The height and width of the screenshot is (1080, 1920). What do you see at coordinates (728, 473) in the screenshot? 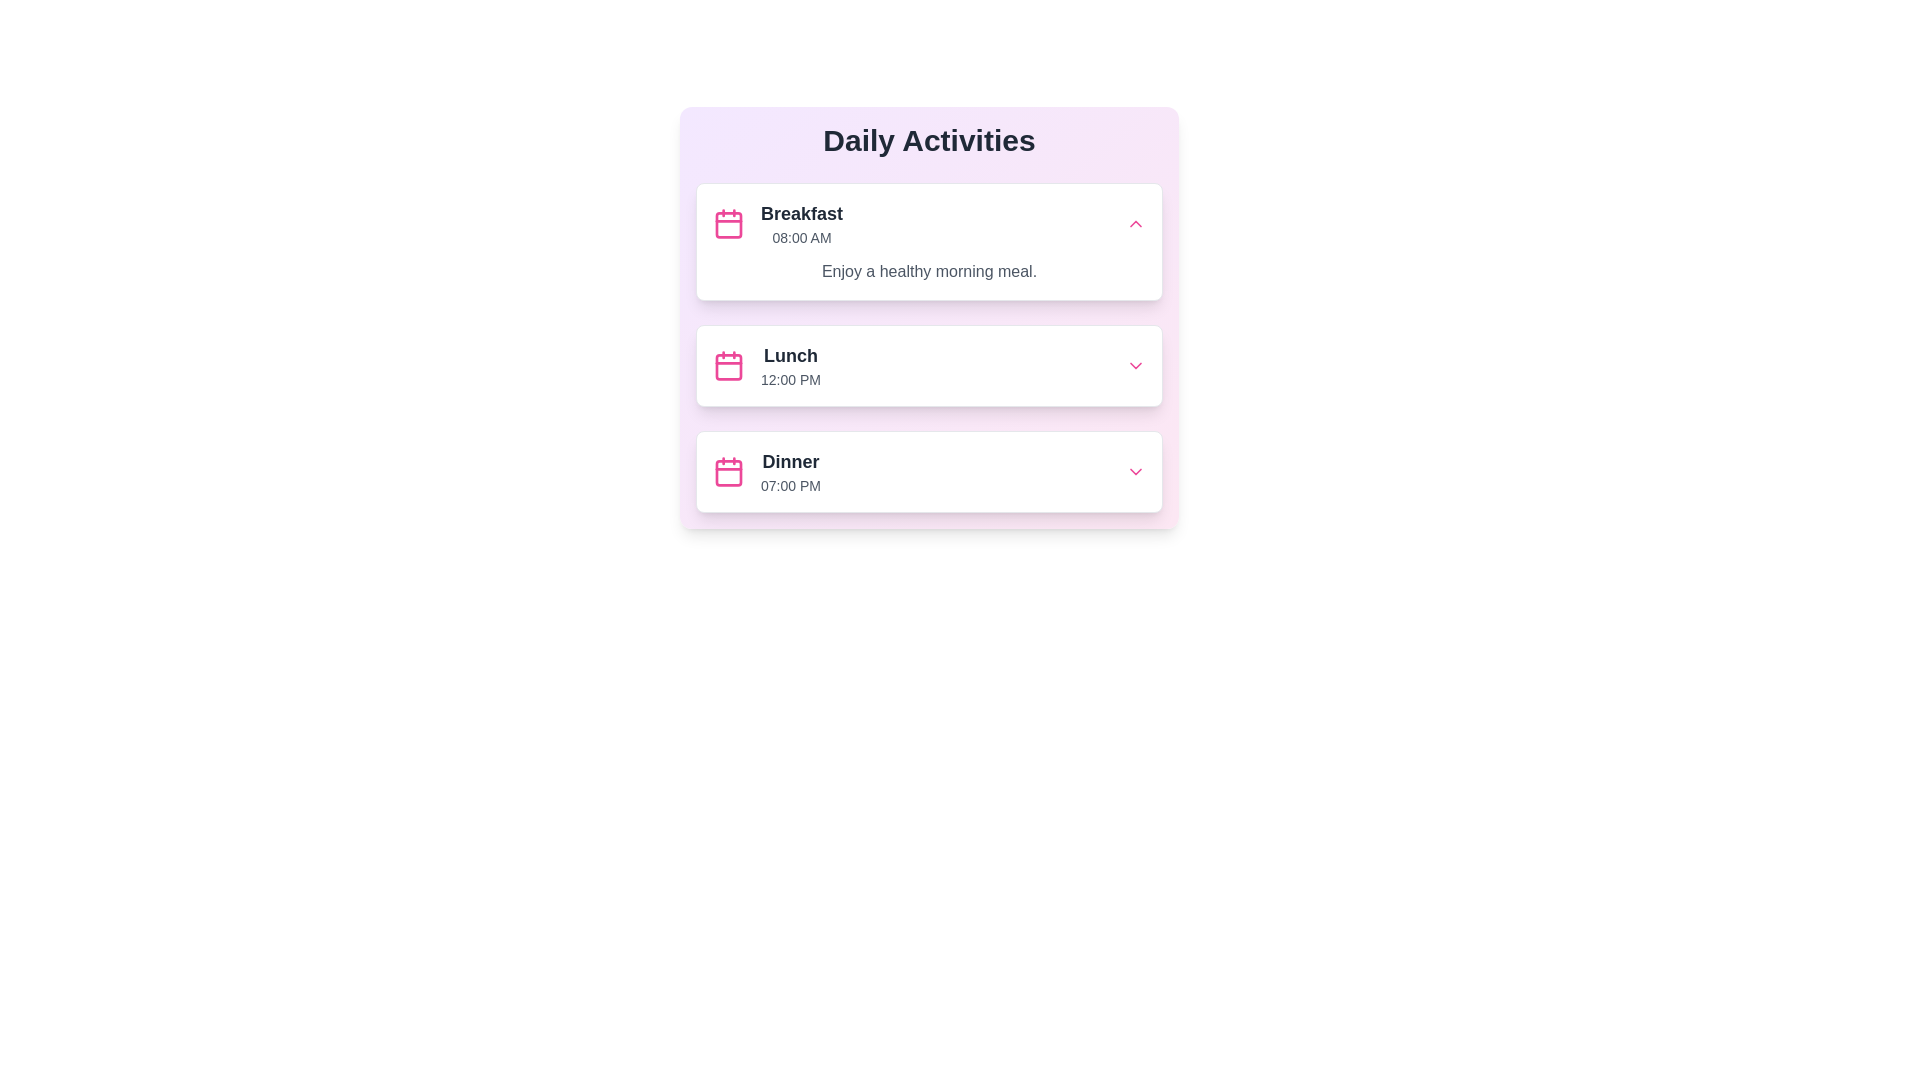
I see `the central rectangular decorative graphic element with a pink outline inside the calendar-themed icon associated with the 'Dinner' row` at bounding box center [728, 473].